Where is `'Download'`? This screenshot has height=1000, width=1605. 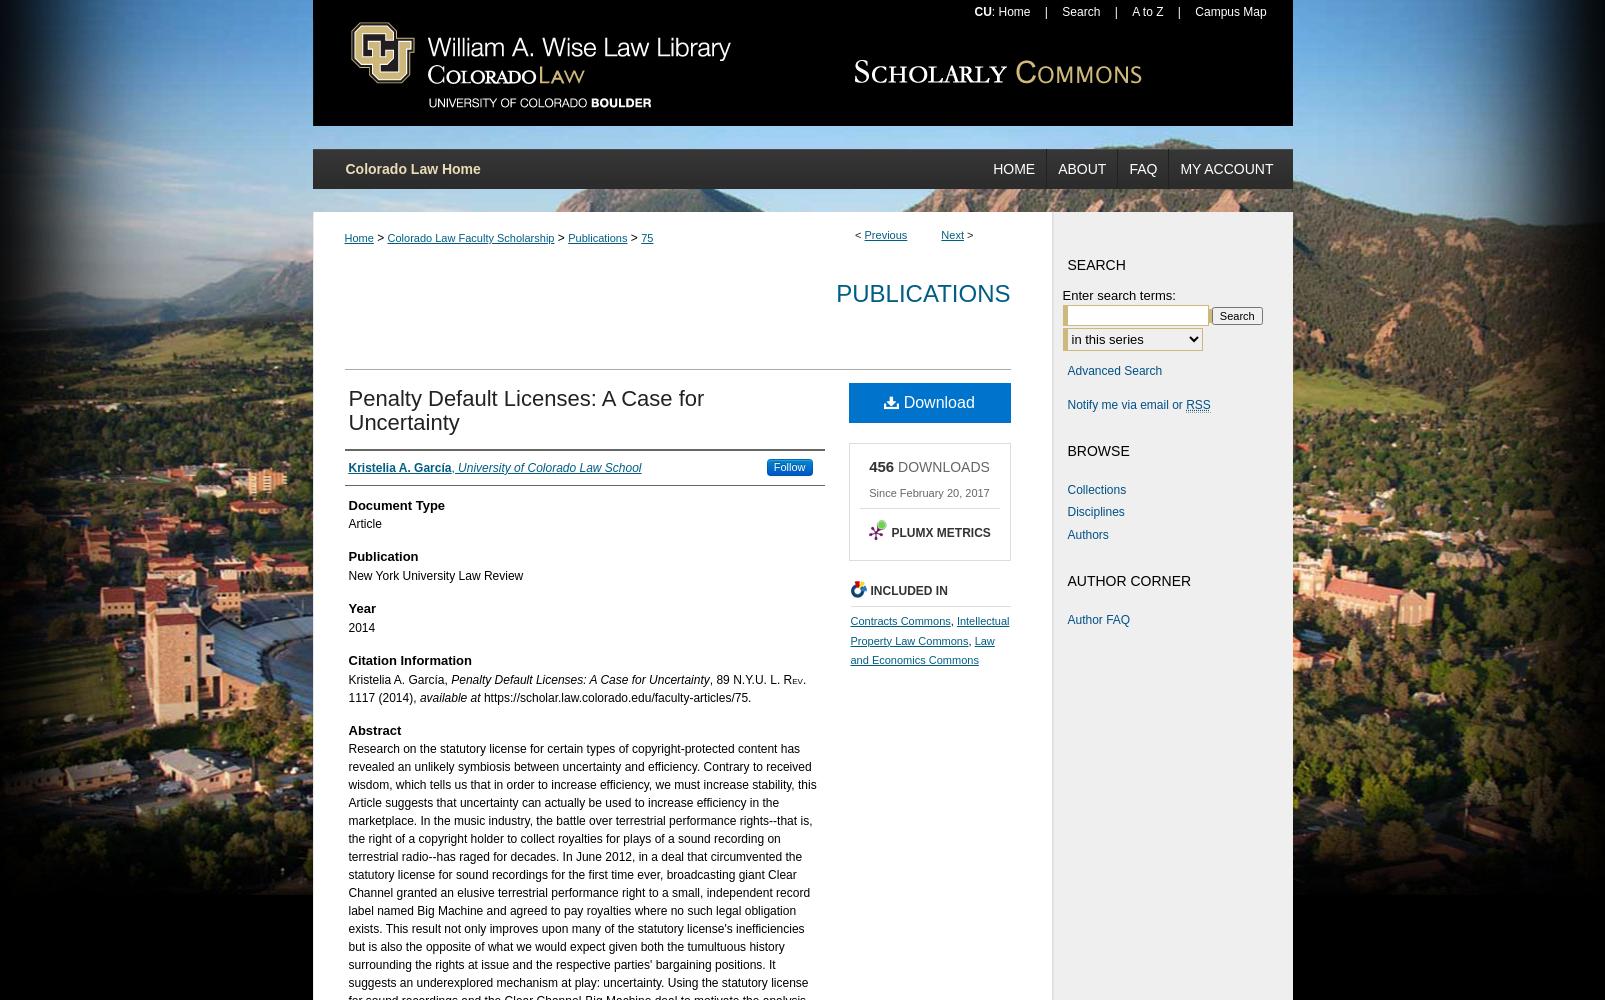
'Download' is located at coordinates (935, 401).